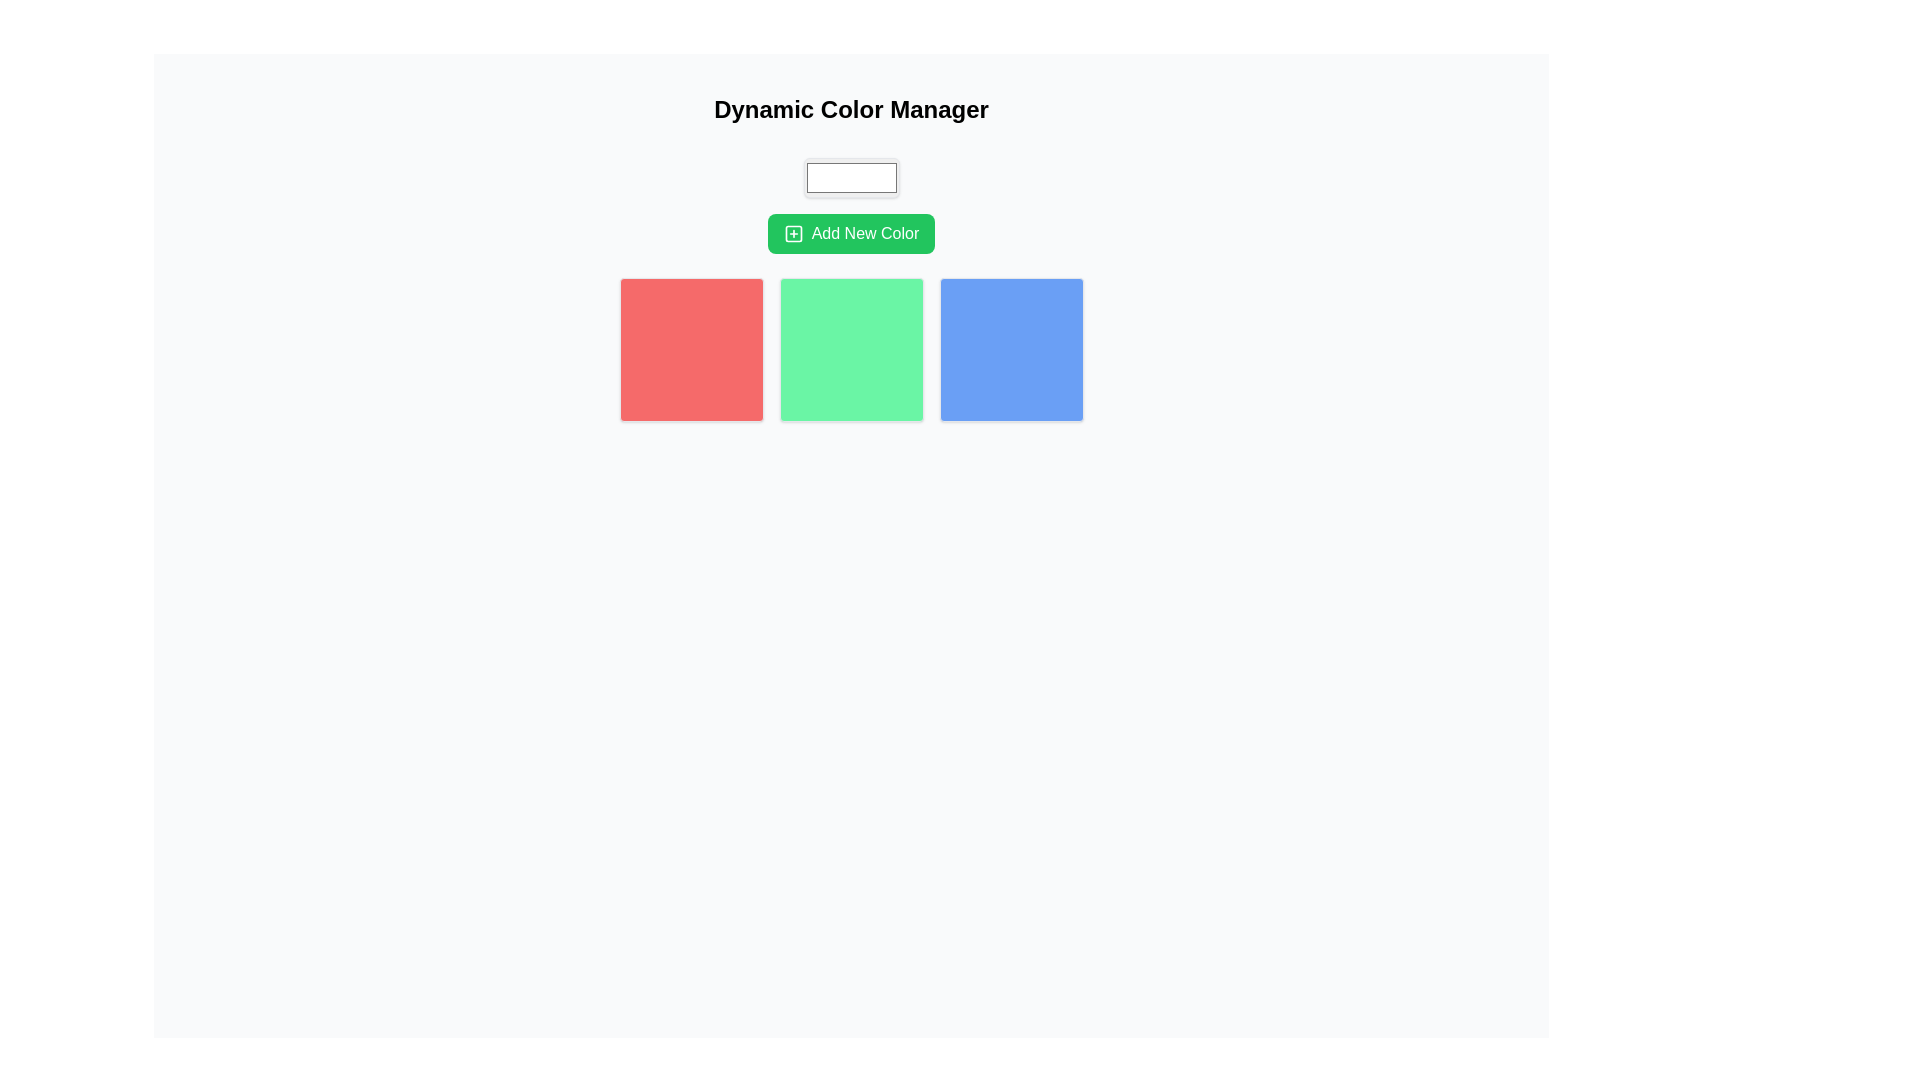 The height and width of the screenshot is (1080, 1920). Describe the element at coordinates (691, 349) in the screenshot. I see `the leftmost visual color tile in the color management interface` at that location.